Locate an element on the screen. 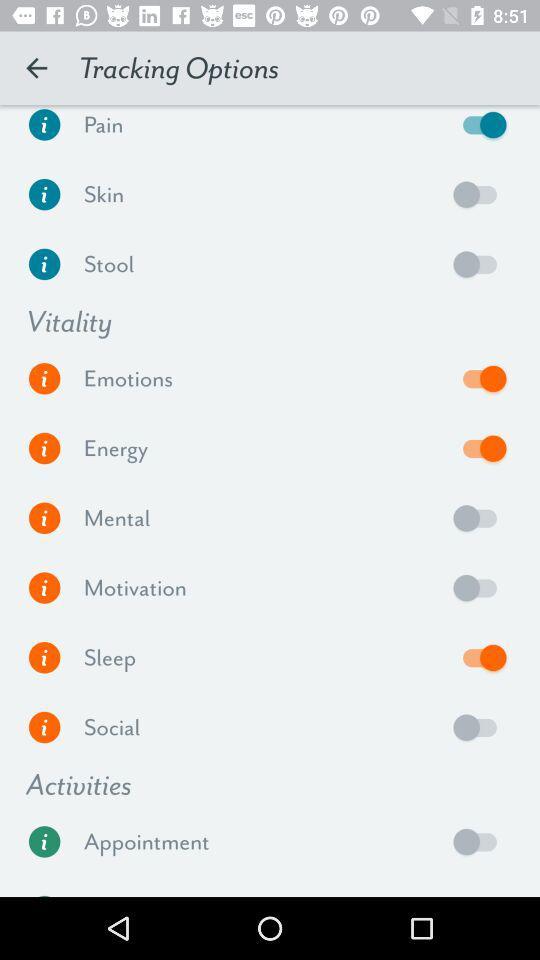  energy level informaion is located at coordinates (44, 448).